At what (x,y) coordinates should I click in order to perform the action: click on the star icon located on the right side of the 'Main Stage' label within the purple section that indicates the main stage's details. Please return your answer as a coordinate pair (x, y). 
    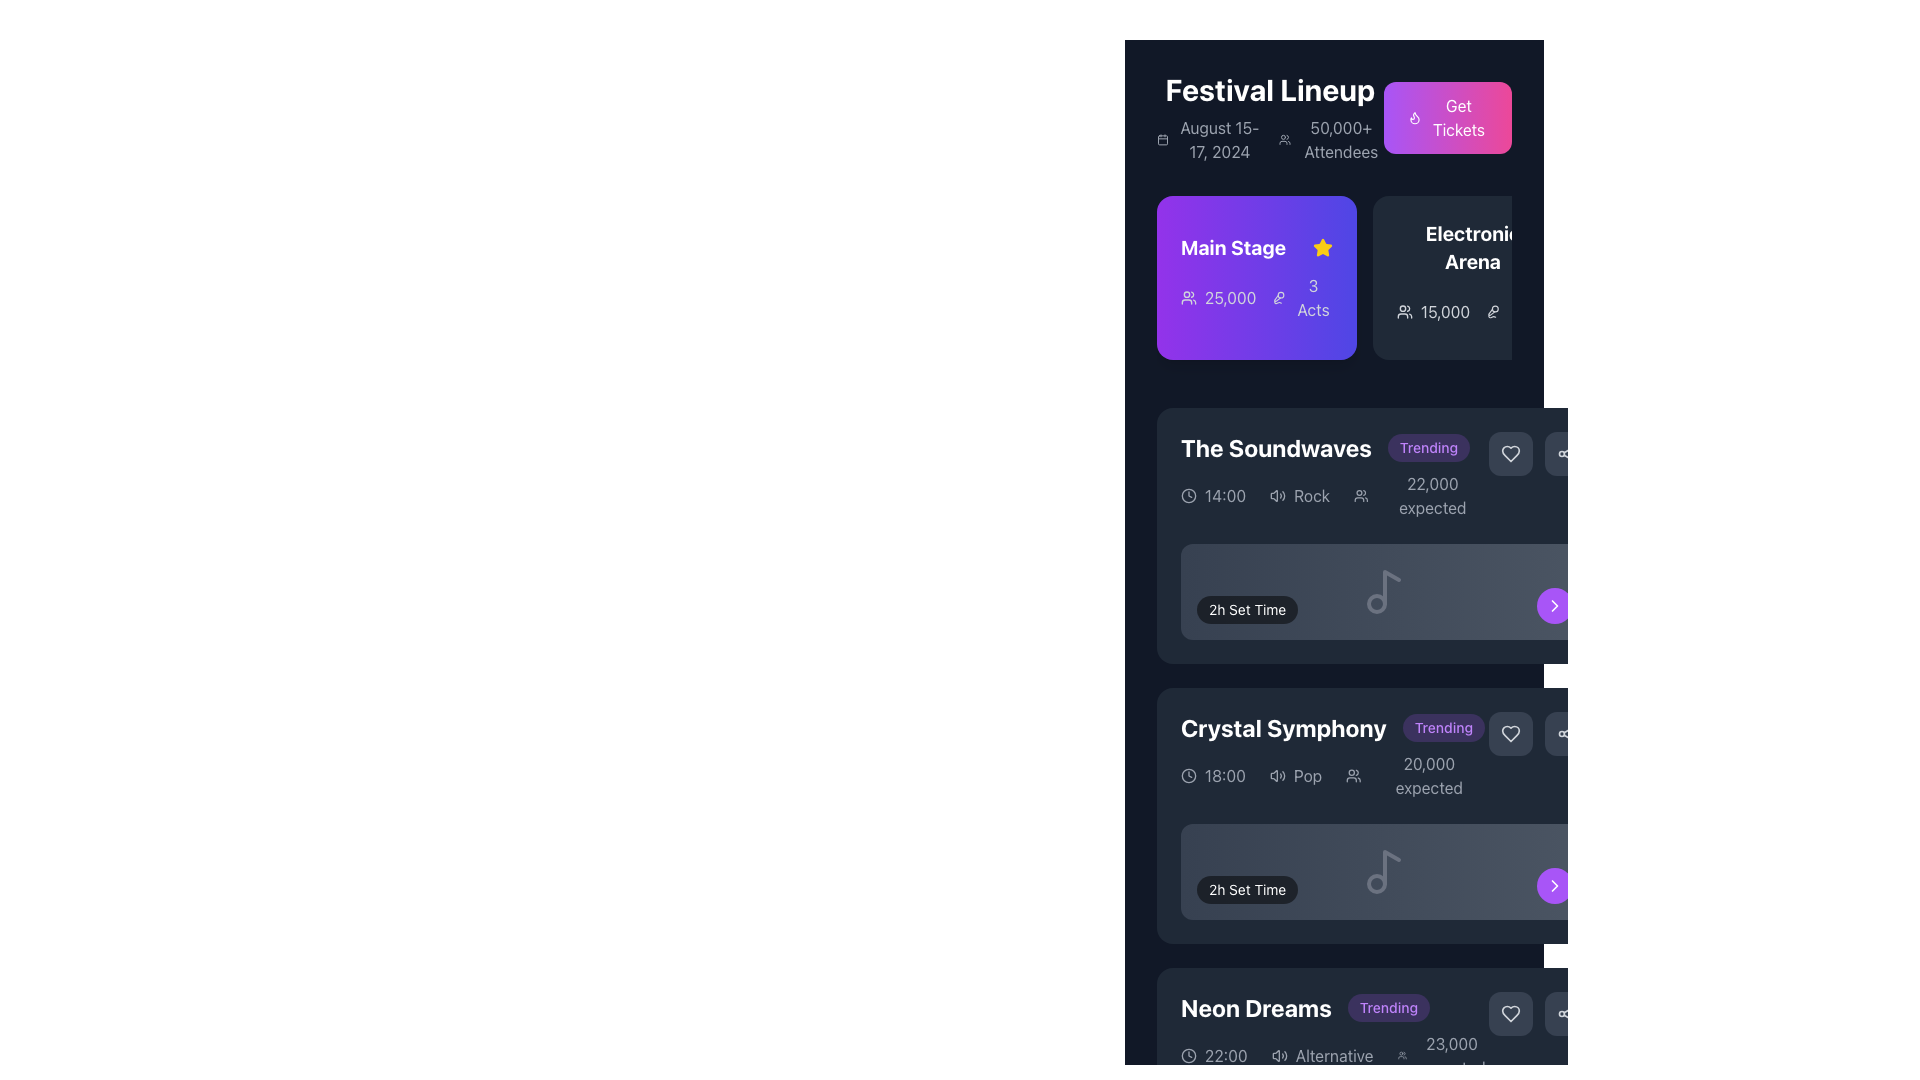
    Looking at the image, I should click on (1323, 246).